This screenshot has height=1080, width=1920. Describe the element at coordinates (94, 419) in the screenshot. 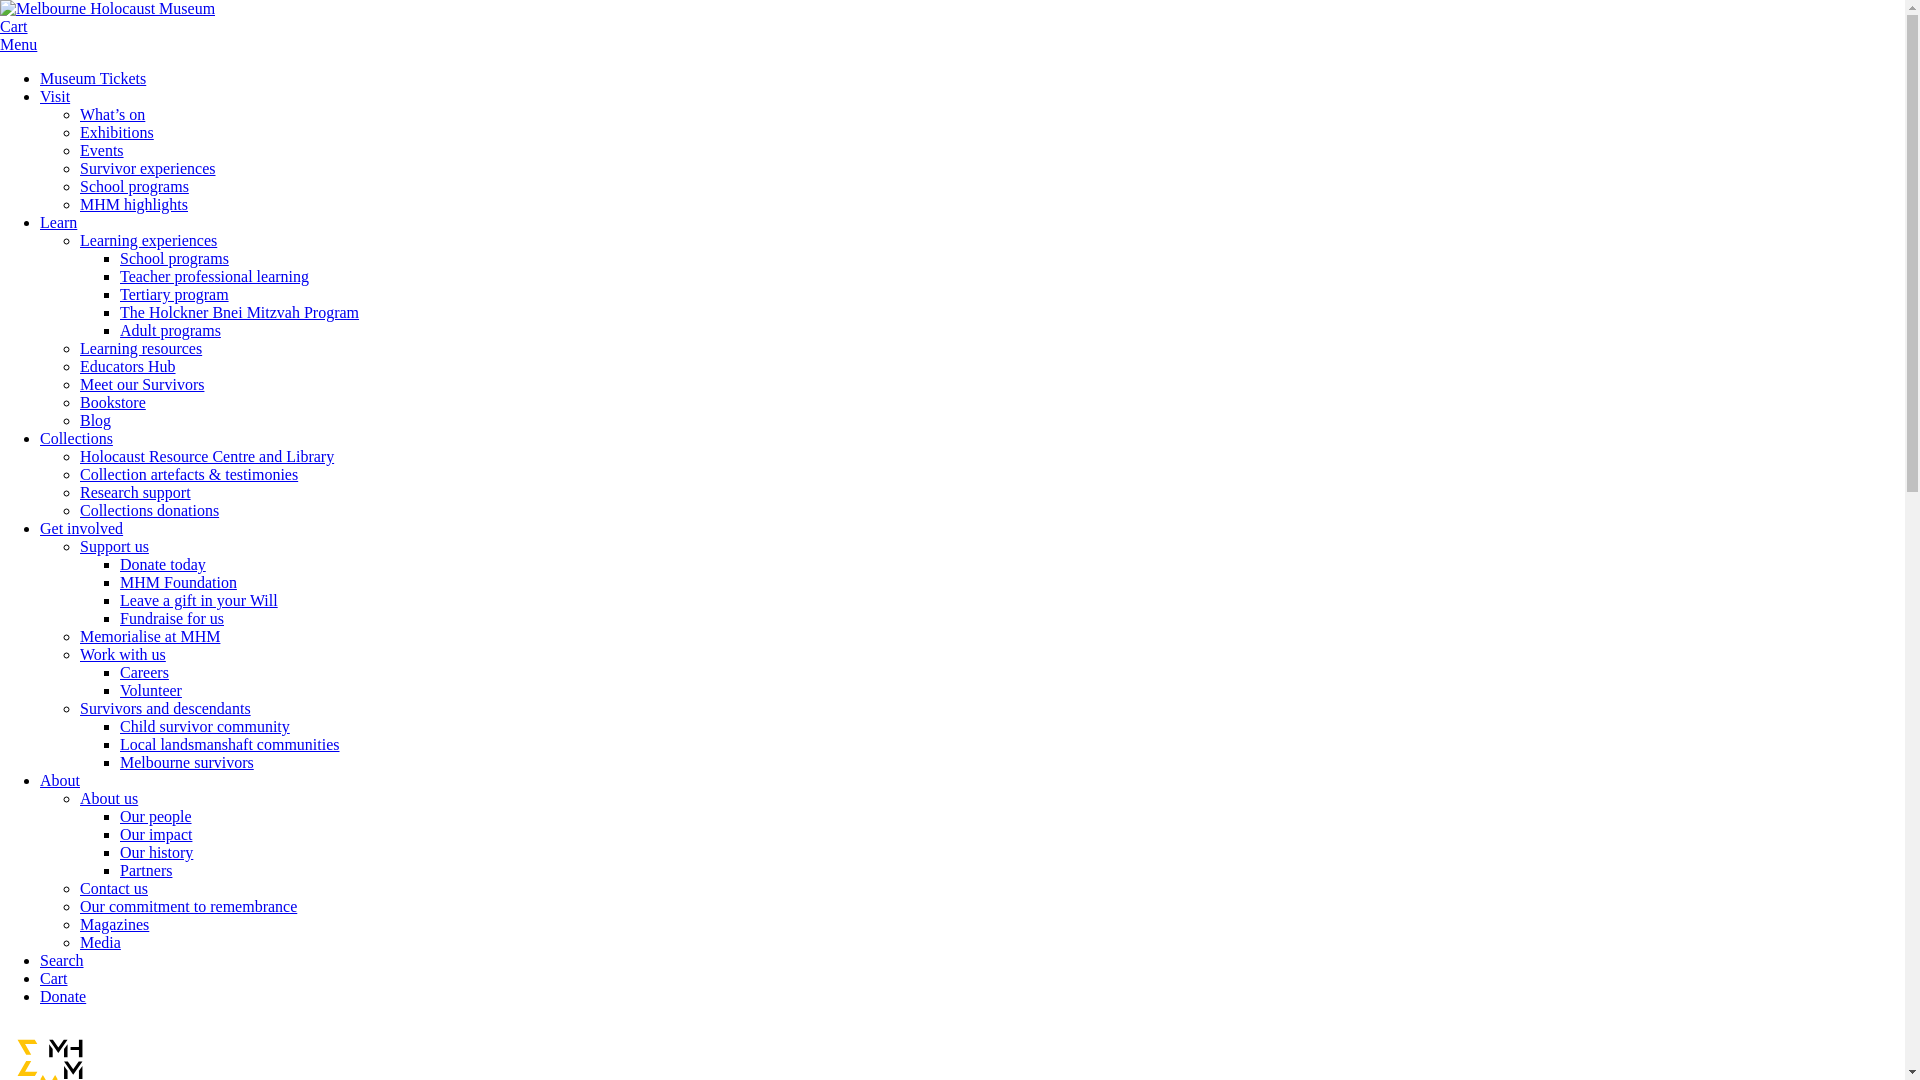

I see `'Blog'` at that location.